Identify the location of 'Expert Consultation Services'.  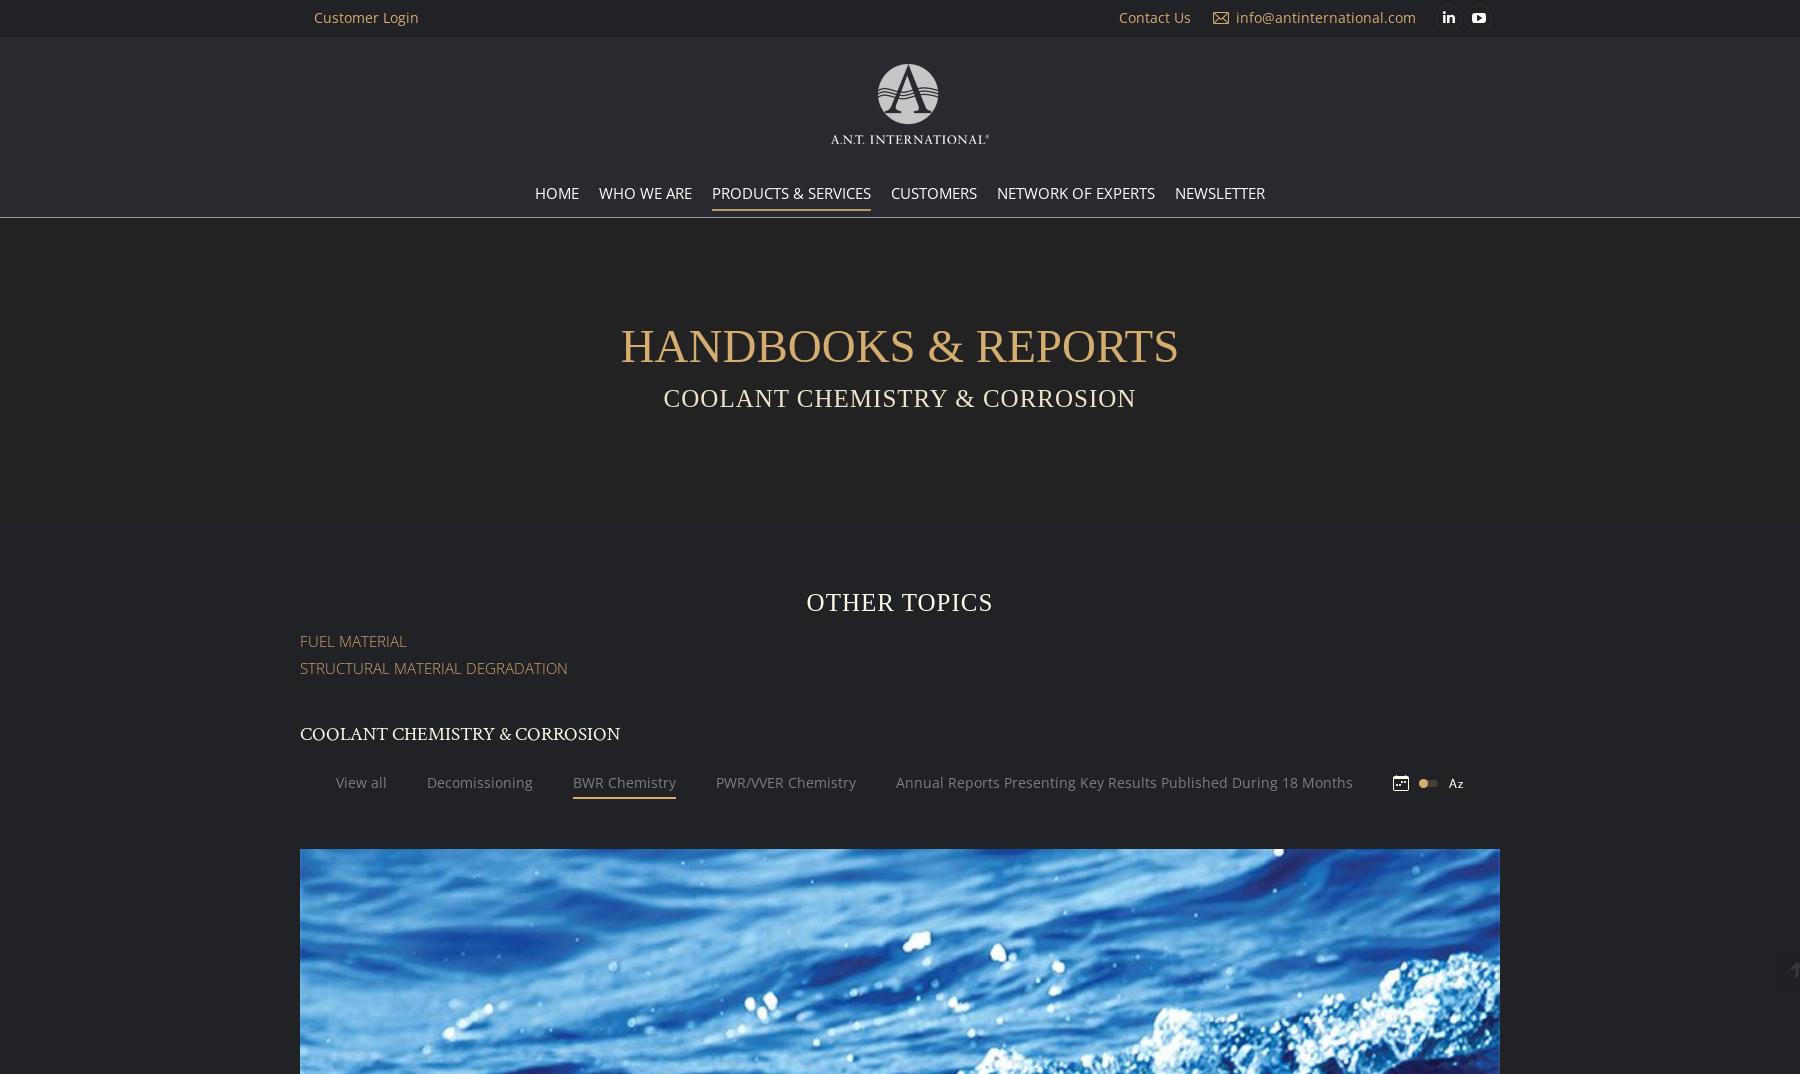
(824, 435).